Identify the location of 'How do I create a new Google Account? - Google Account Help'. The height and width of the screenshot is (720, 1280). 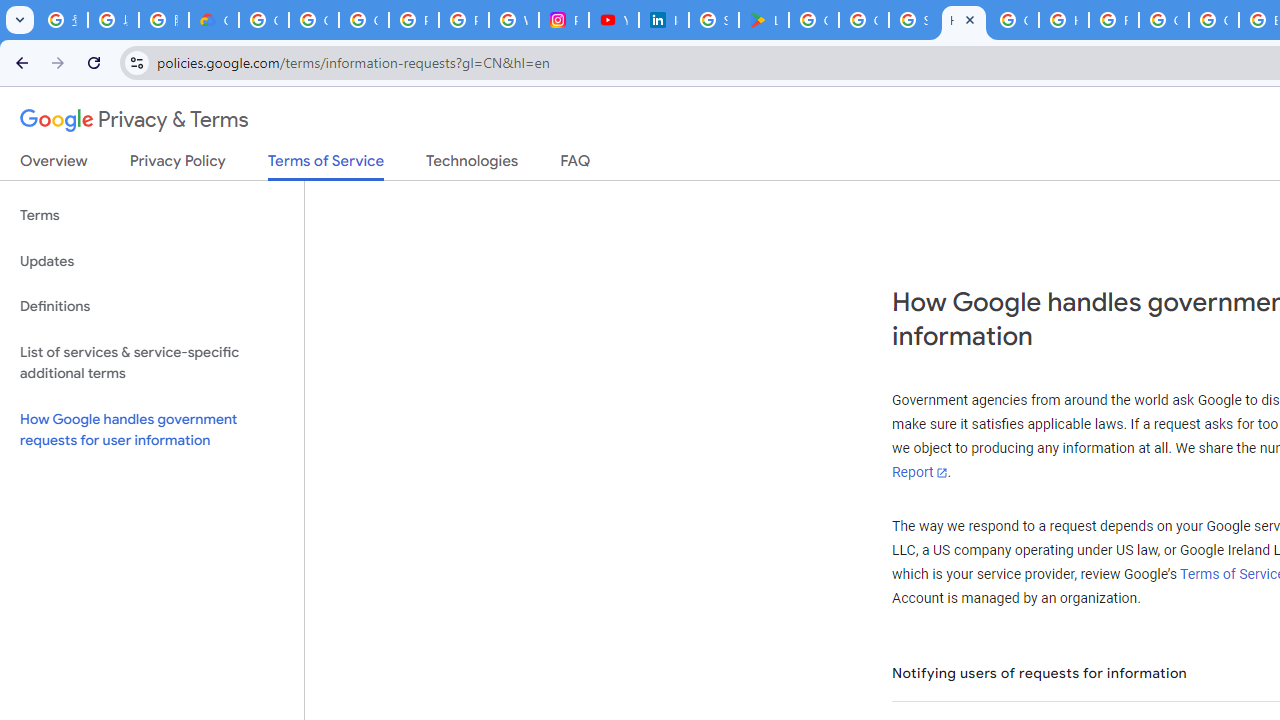
(1063, 20).